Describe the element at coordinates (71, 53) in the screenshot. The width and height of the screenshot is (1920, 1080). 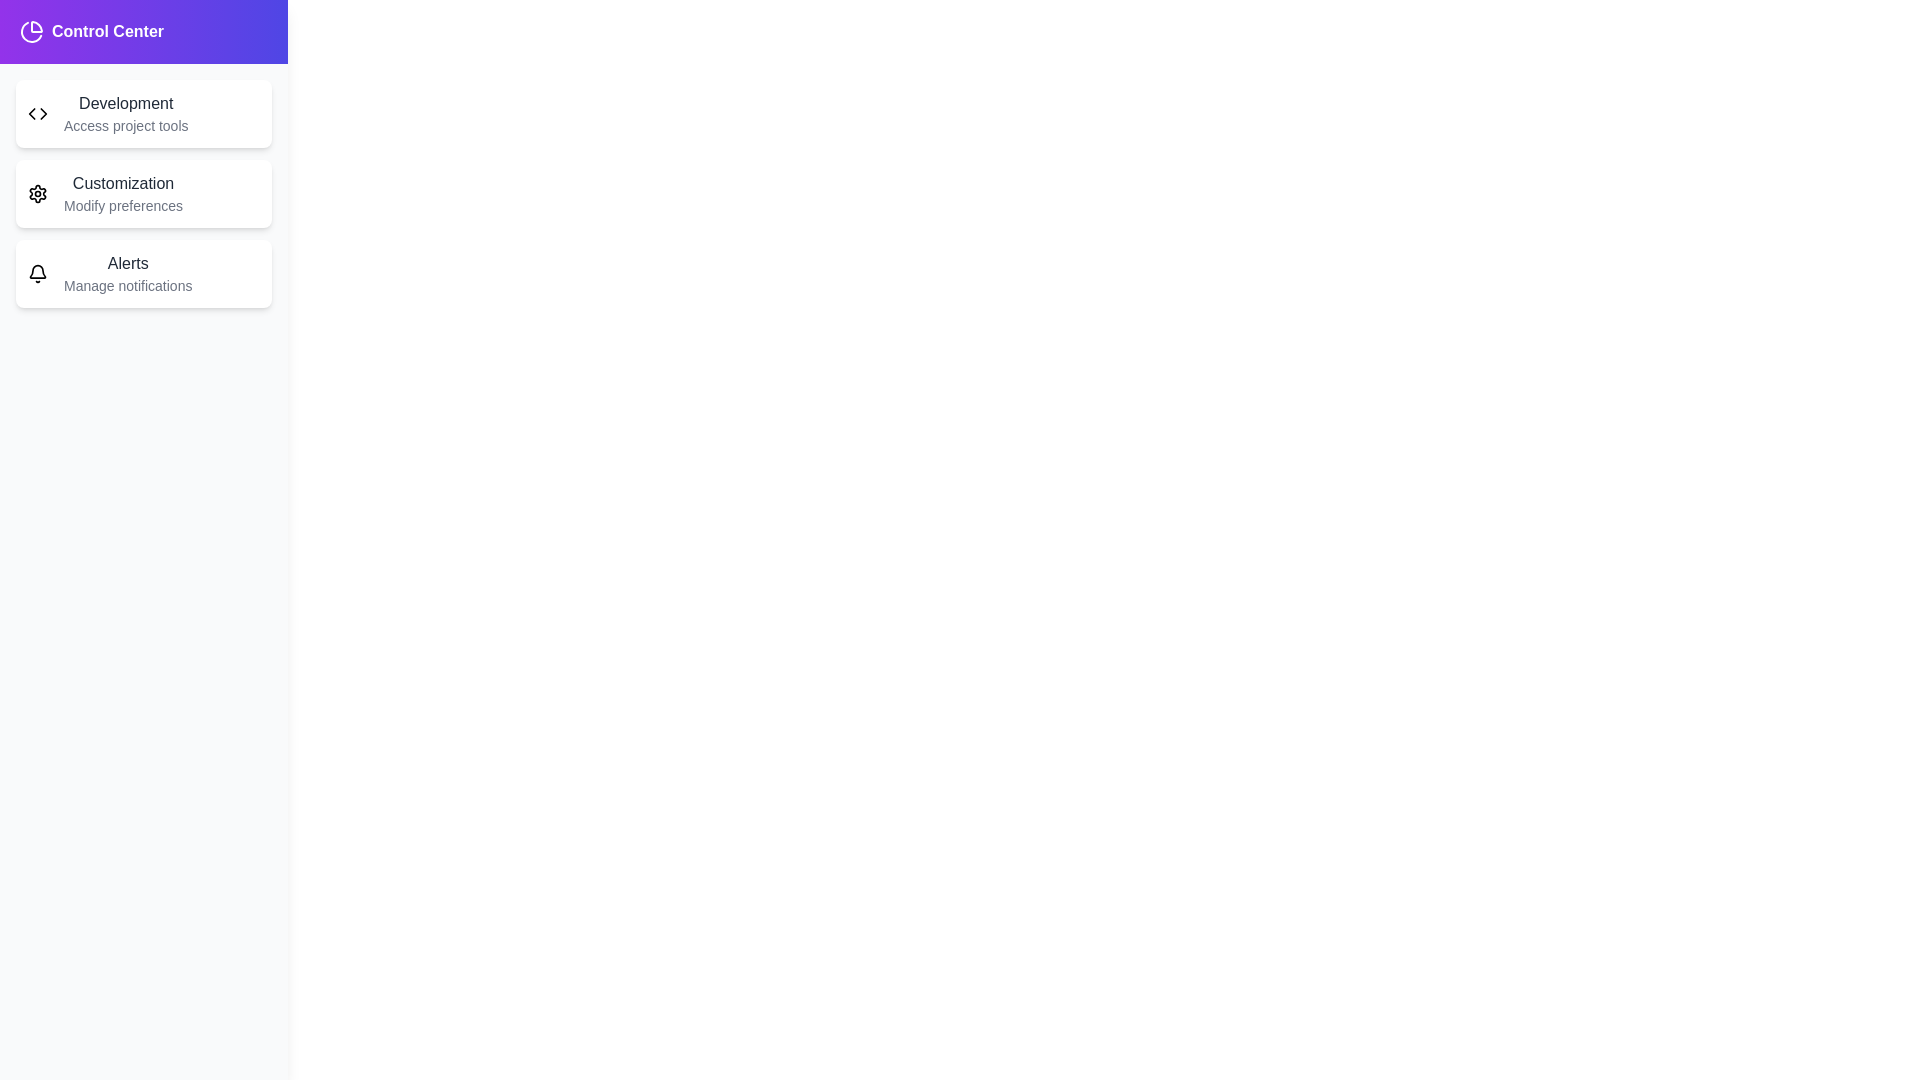
I see `the toggle button to toggle the visibility of the drawer` at that location.